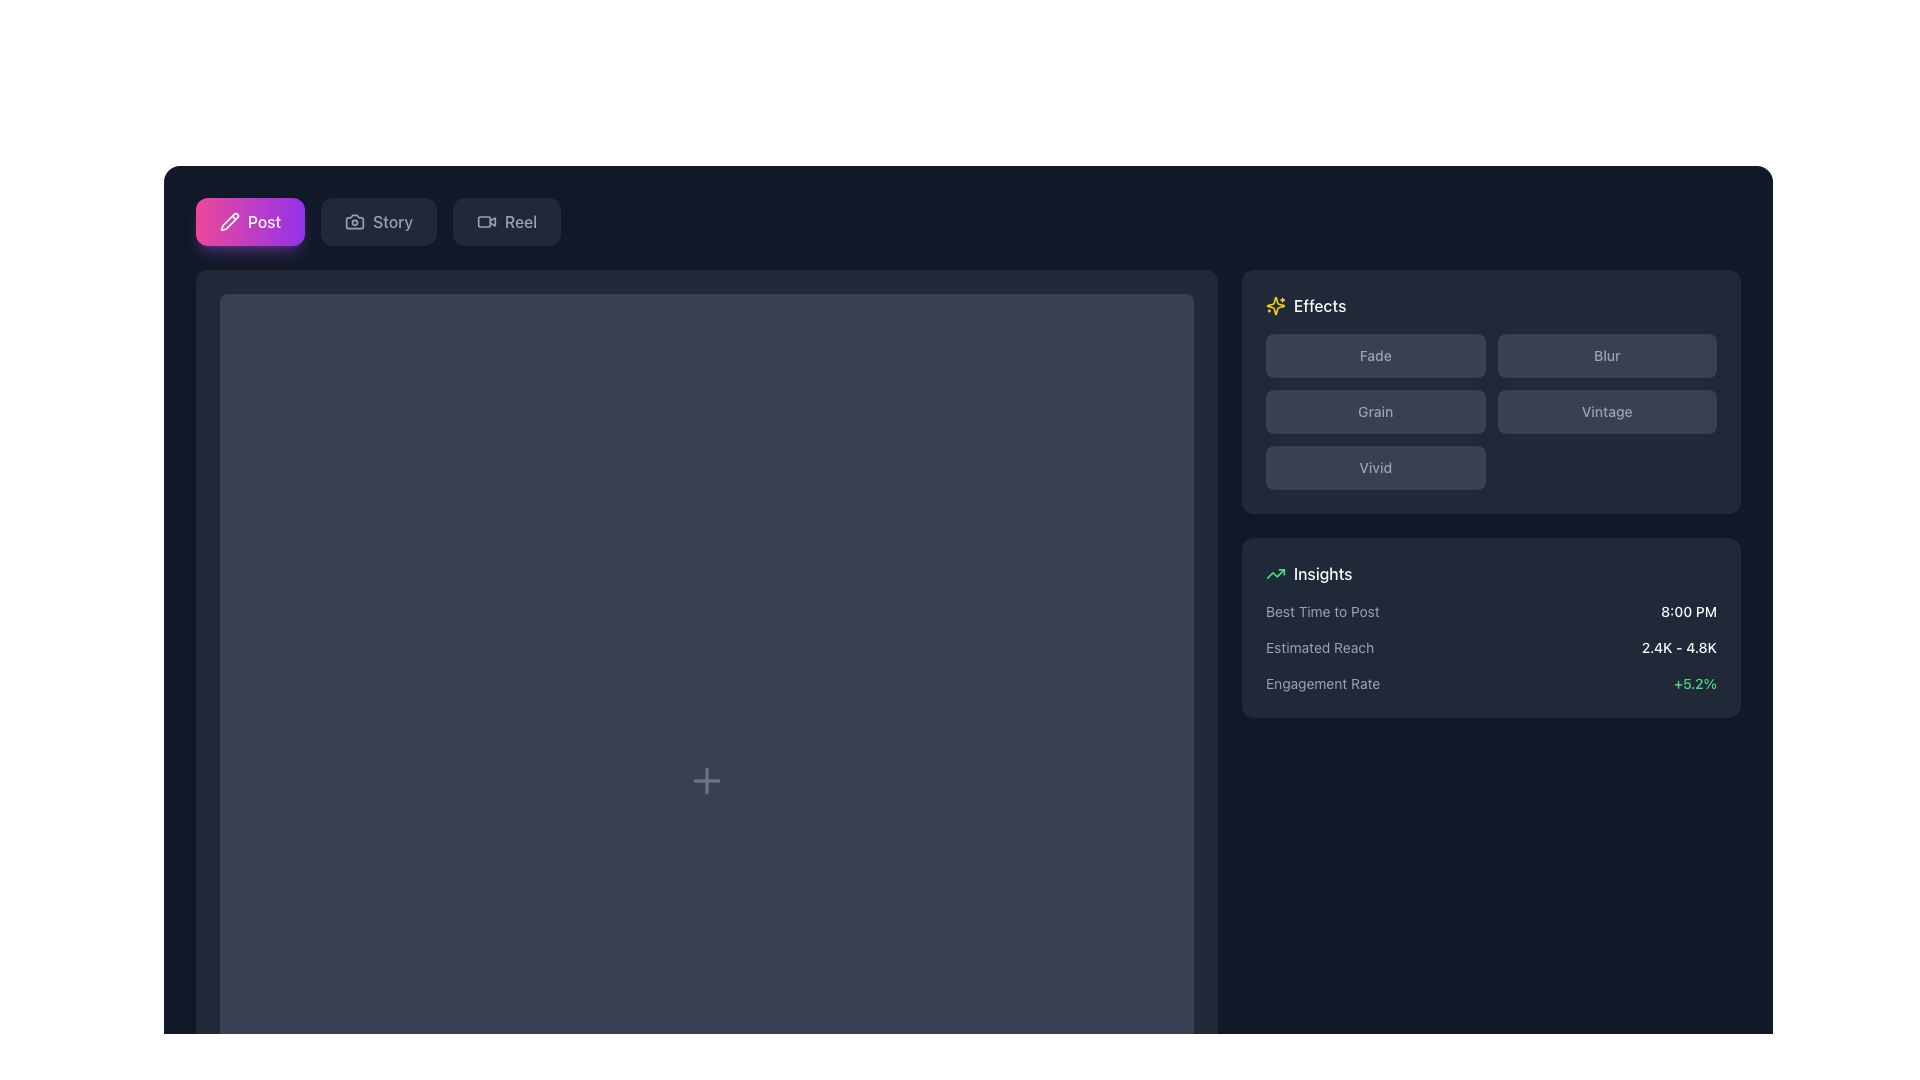 This screenshot has height=1080, width=1920. Describe the element at coordinates (1374, 354) in the screenshot. I see `the 'Fade' button located at the top-left corner of the effects options grid, which has a dark gray background and light gray text` at that location.